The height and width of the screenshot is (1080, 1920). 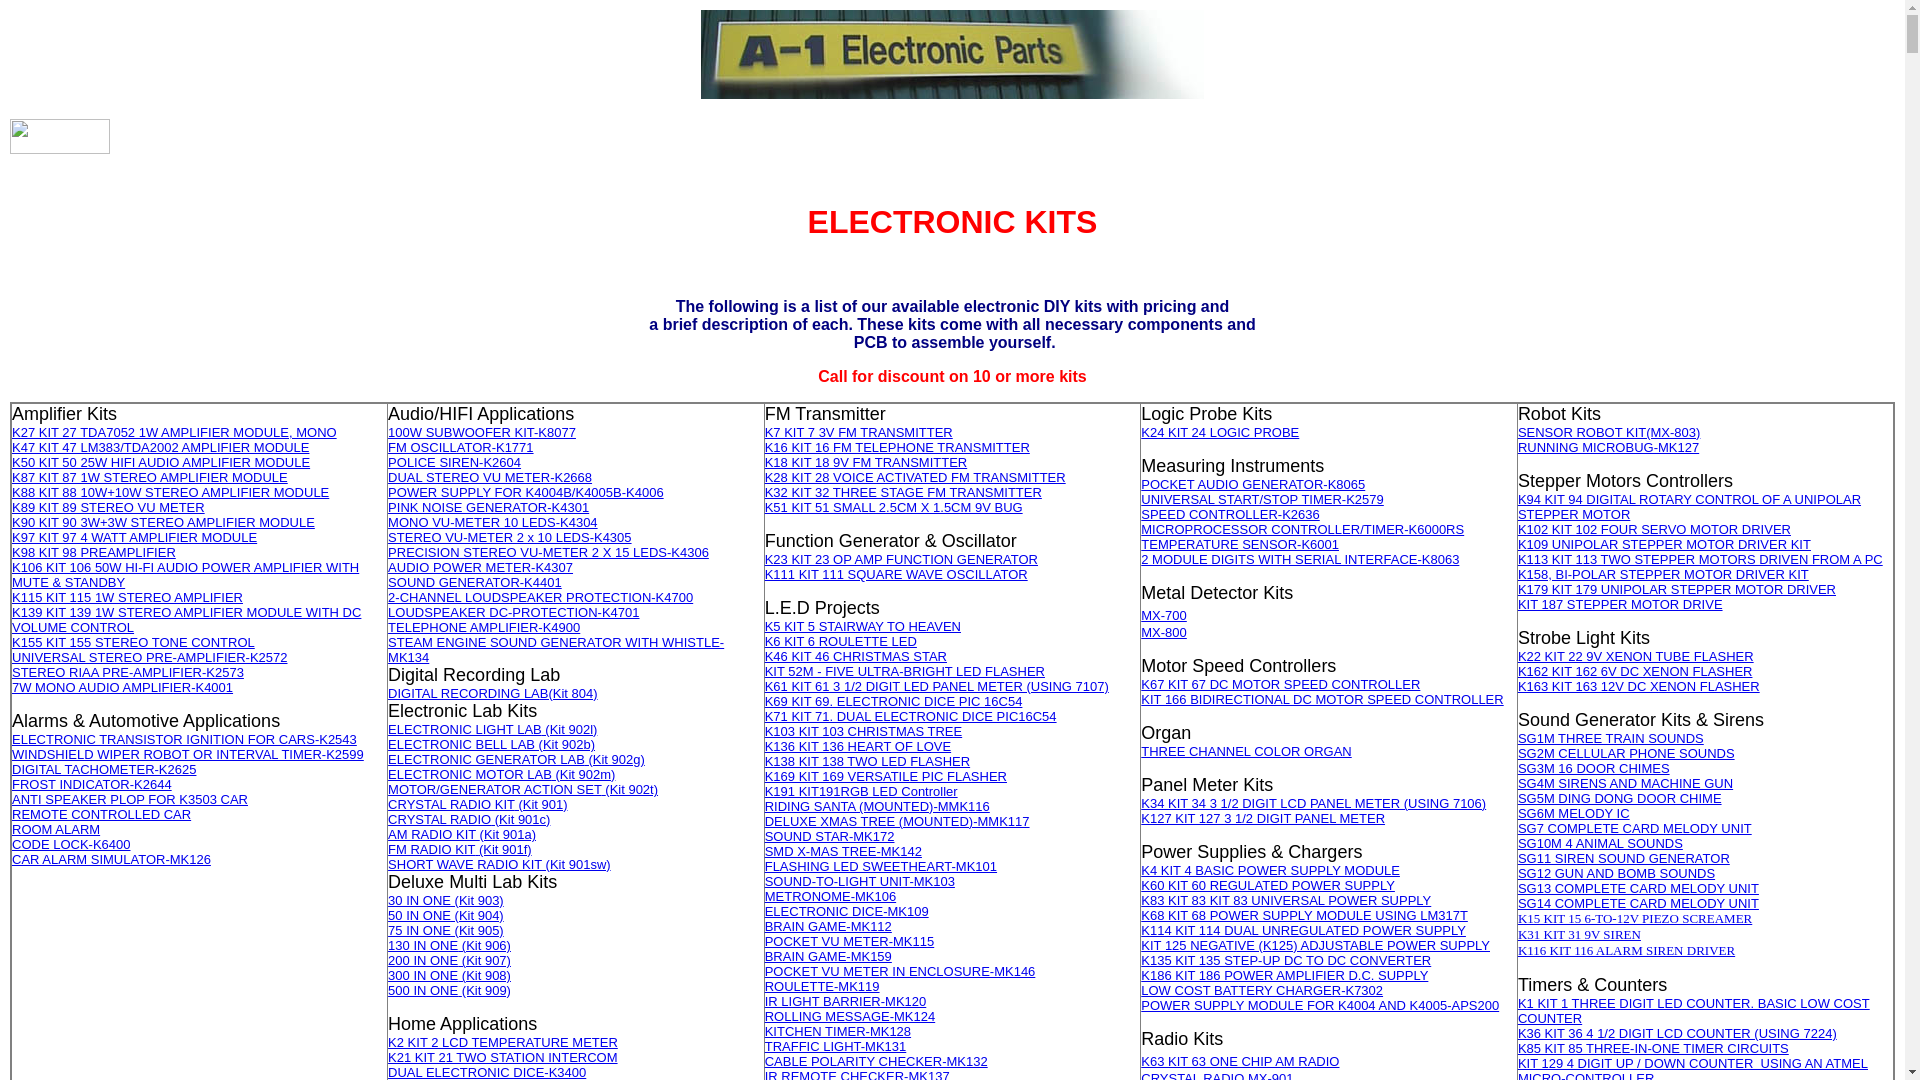 What do you see at coordinates (855, 656) in the screenshot?
I see `'K46 KIT 46 CHRISTMAS STAR'` at bounding box center [855, 656].